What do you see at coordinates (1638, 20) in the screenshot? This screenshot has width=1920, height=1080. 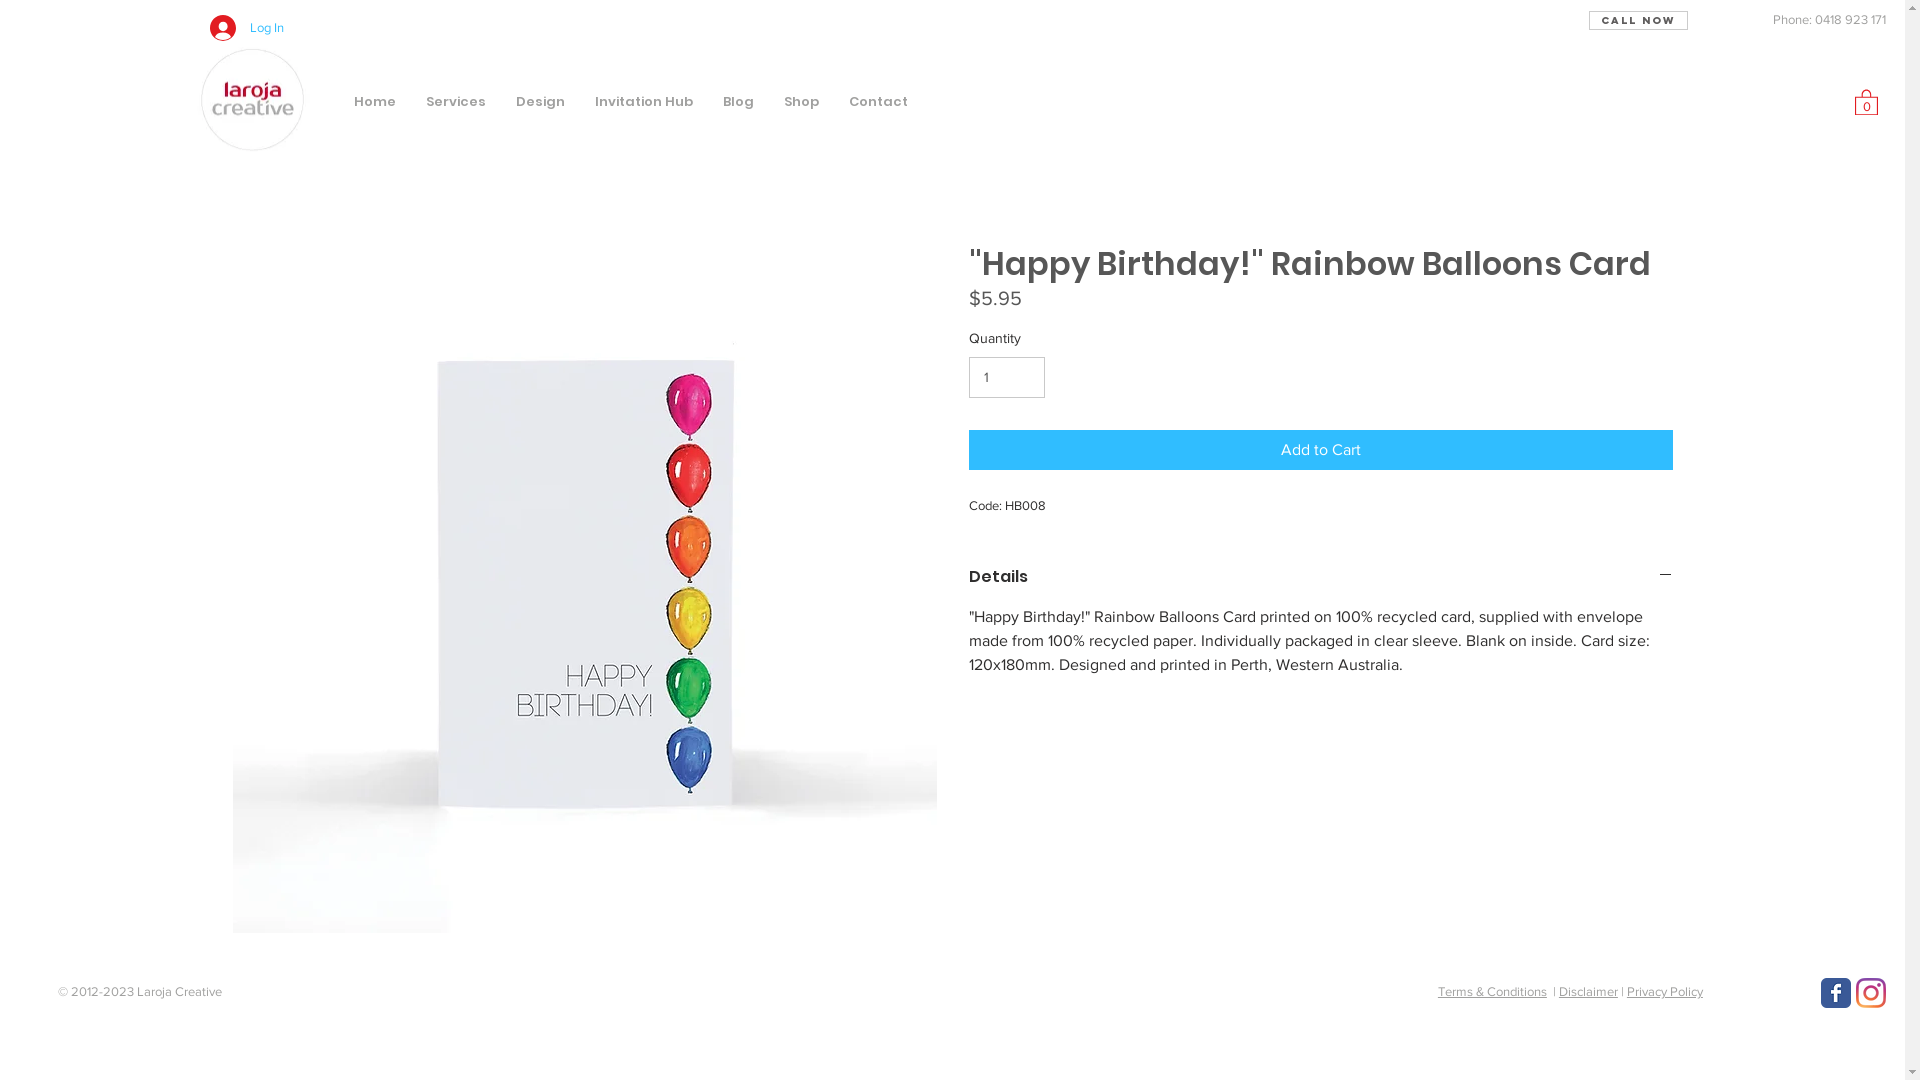 I see `'Call Now'` at bounding box center [1638, 20].